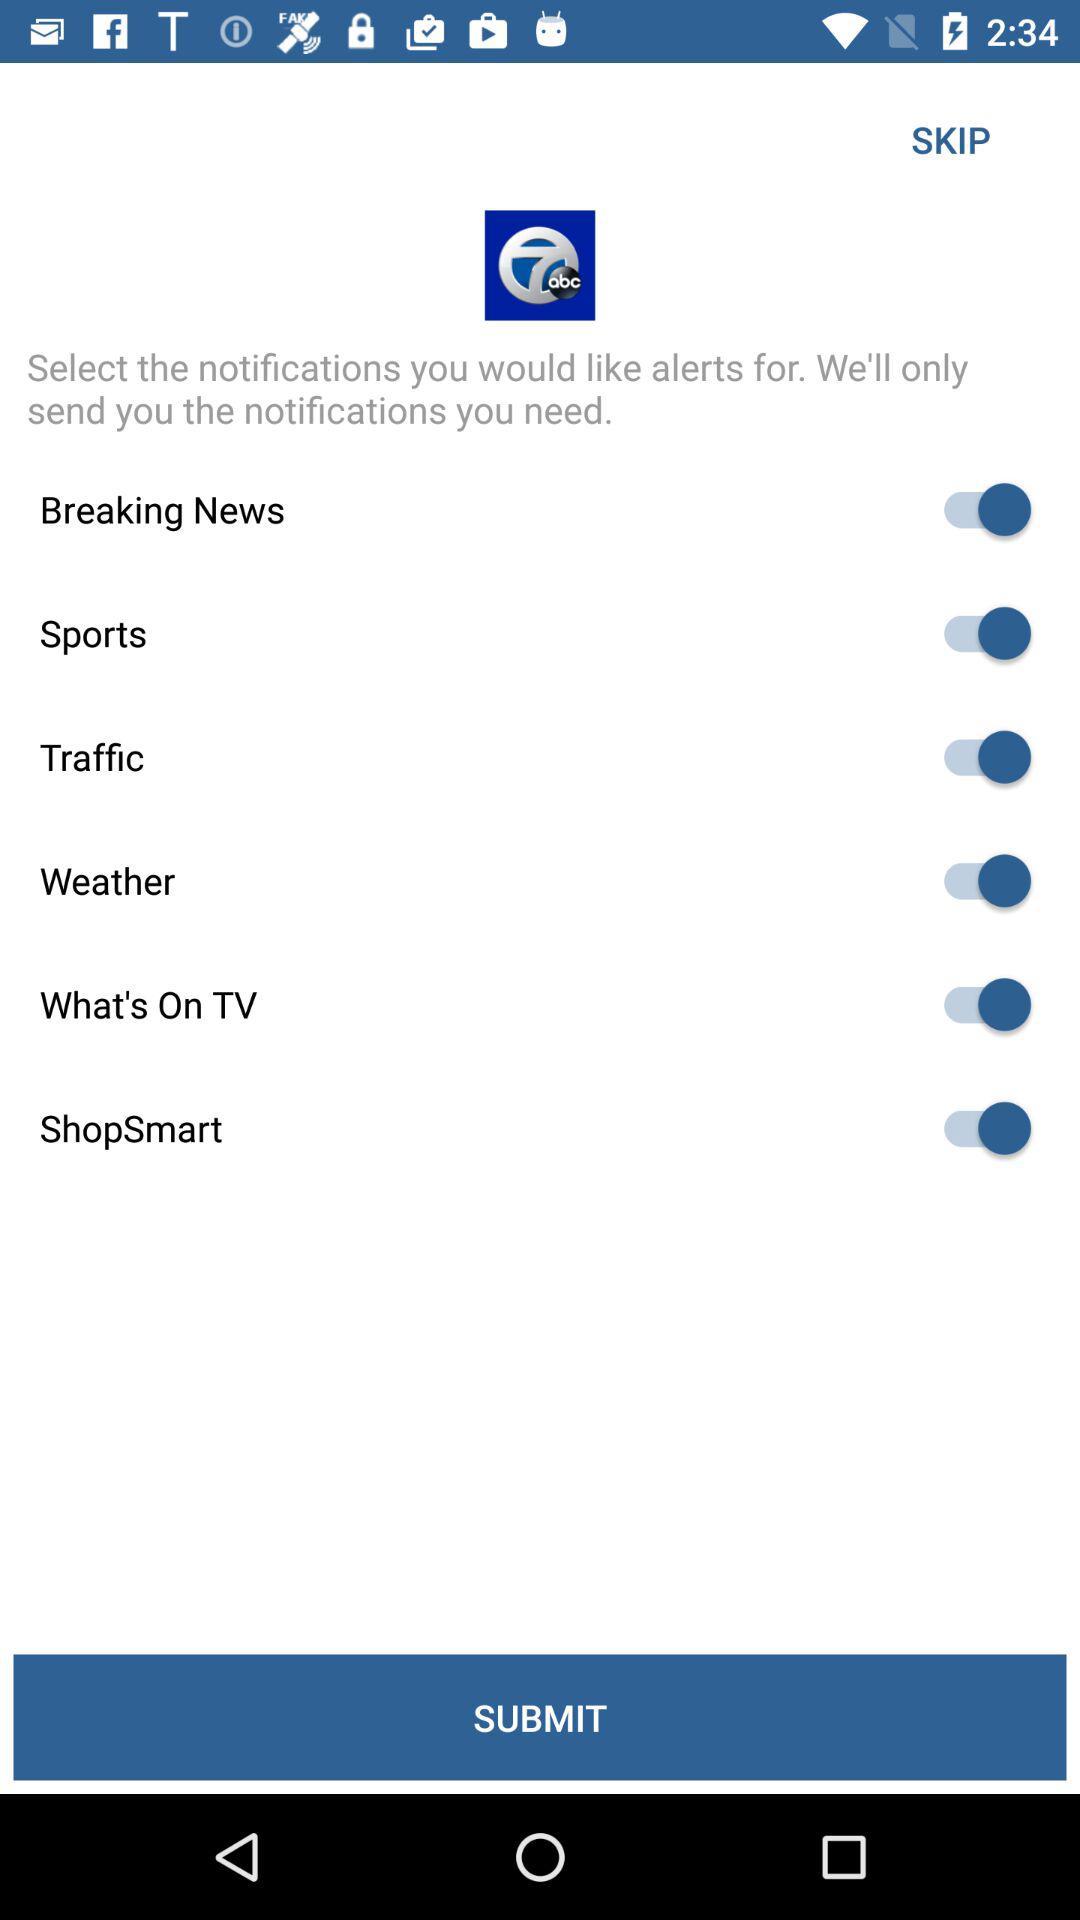 This screenshot has height=1920, width=1080. Describe the element at coordinates (977, 756) in the screenshot. I see `traffic alerts` at that location.